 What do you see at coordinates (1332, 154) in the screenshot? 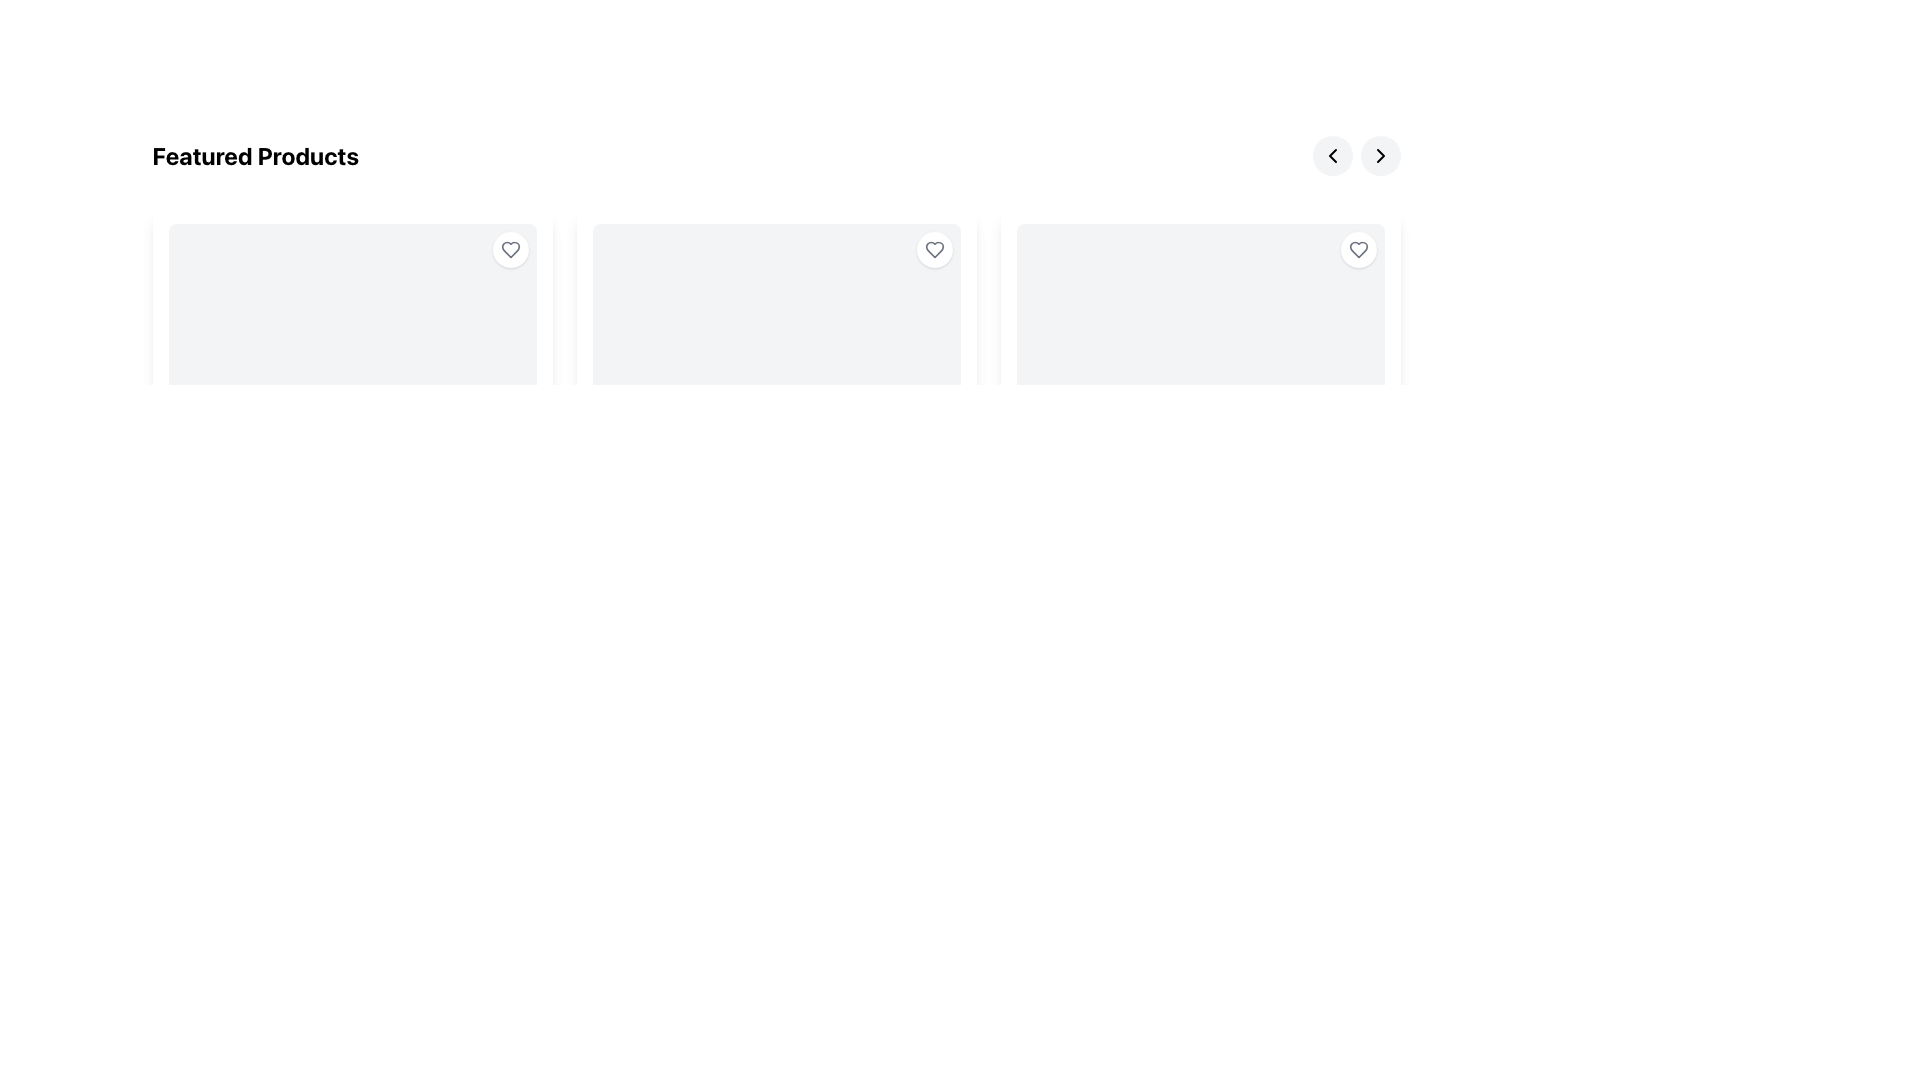
I see `the circular button with a white background and a left-pointing black arrow symbol` at bounding box center [1332, 154].